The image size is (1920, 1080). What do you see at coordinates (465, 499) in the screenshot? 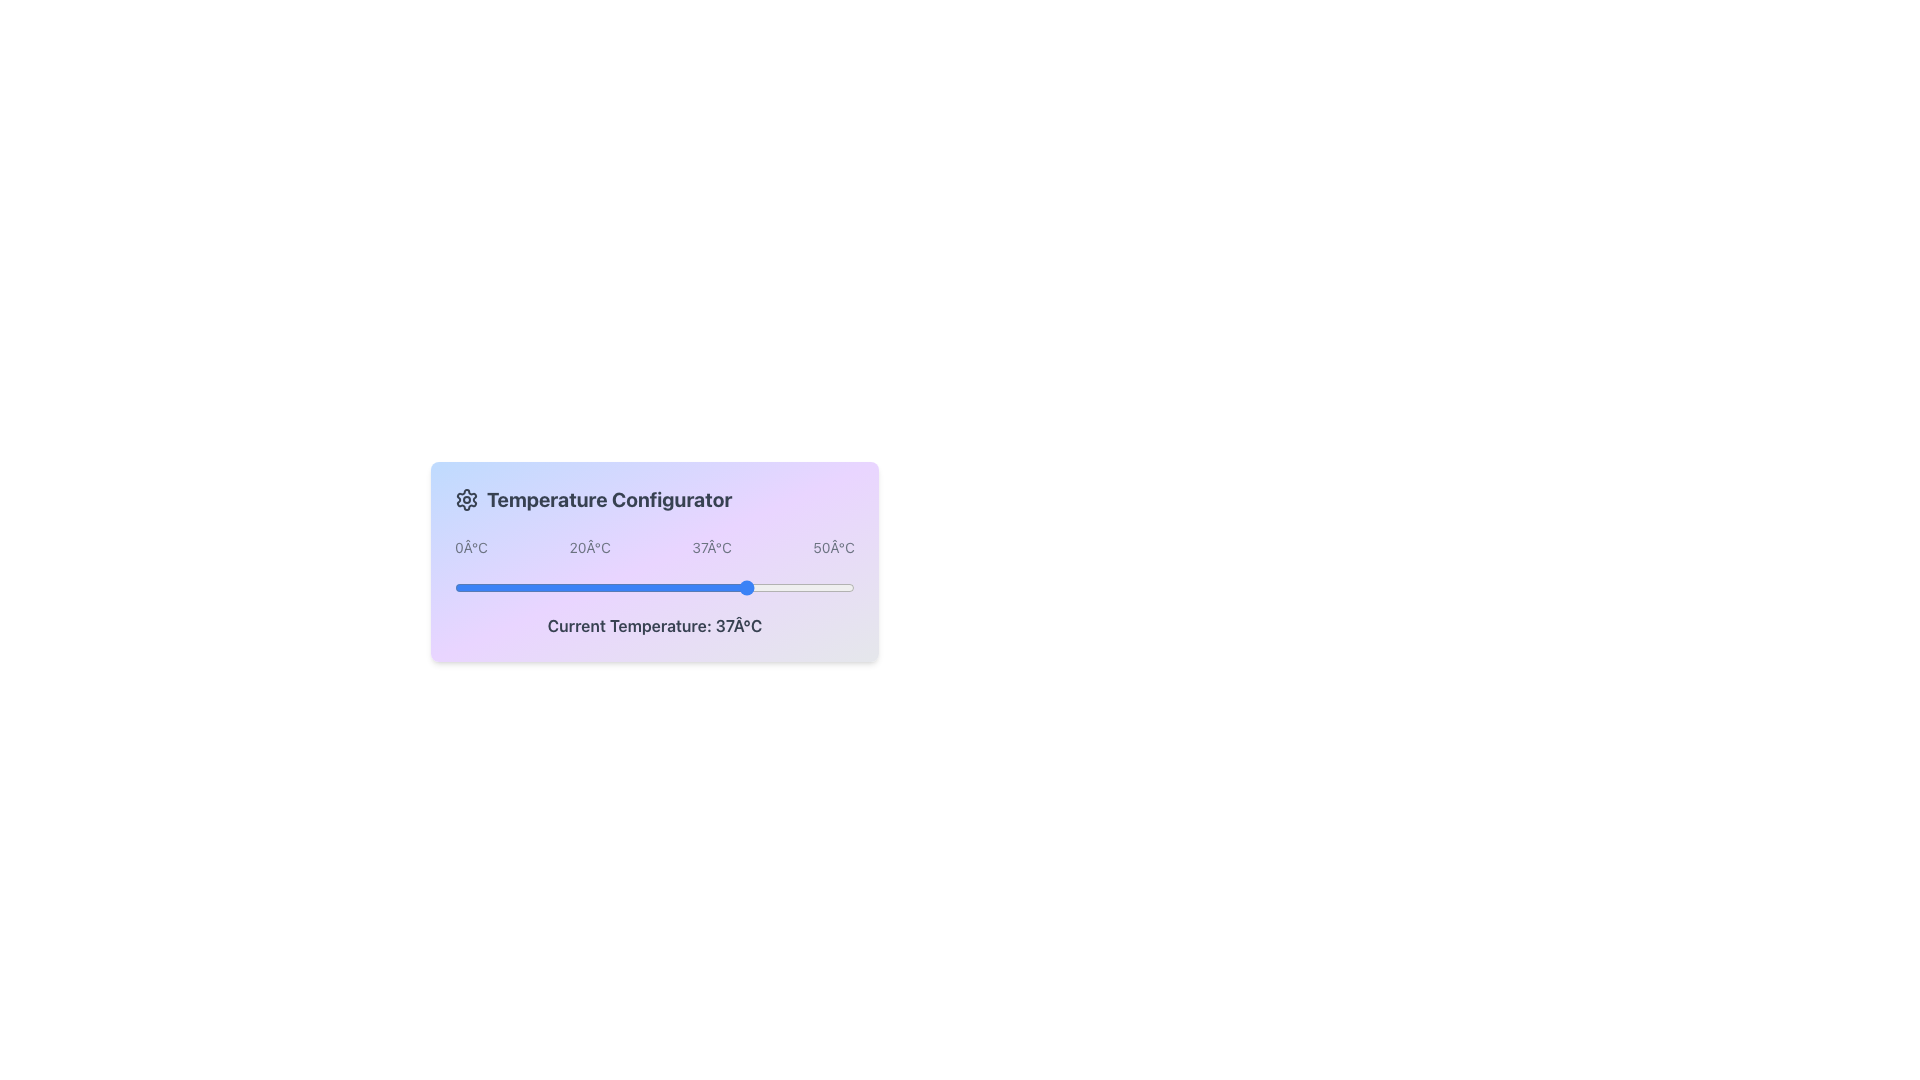
I see `the settings gear icon located to the left of the 'Temperature Configurator' text, which serves as a functional element for configuration` at bounding box center [465, 499].